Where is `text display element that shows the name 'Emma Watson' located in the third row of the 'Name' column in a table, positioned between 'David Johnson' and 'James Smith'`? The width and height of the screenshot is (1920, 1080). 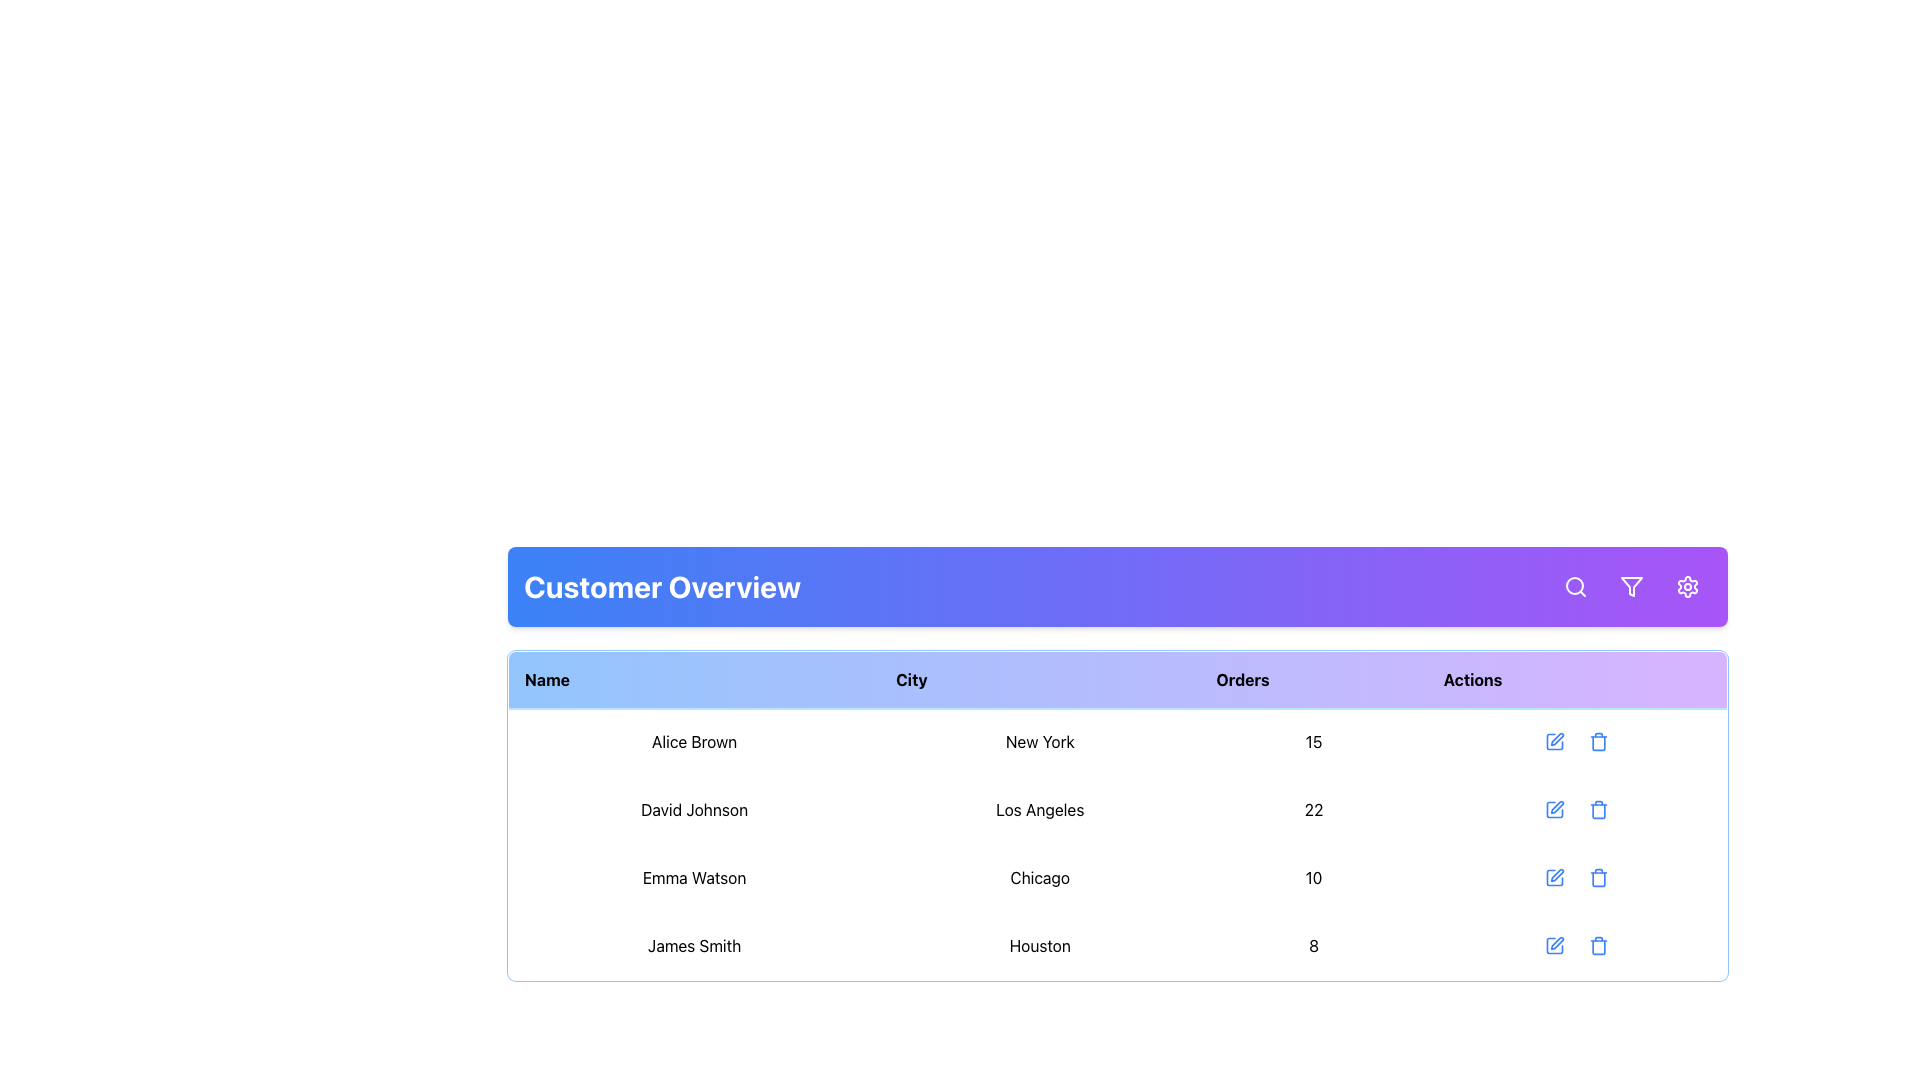
text display element that shows the name 'Emma Watson' located in the third row of the 'Name' column in a table, positioned between 'David Johnson' and 'James Smith' is located at coordinates (694, 877).